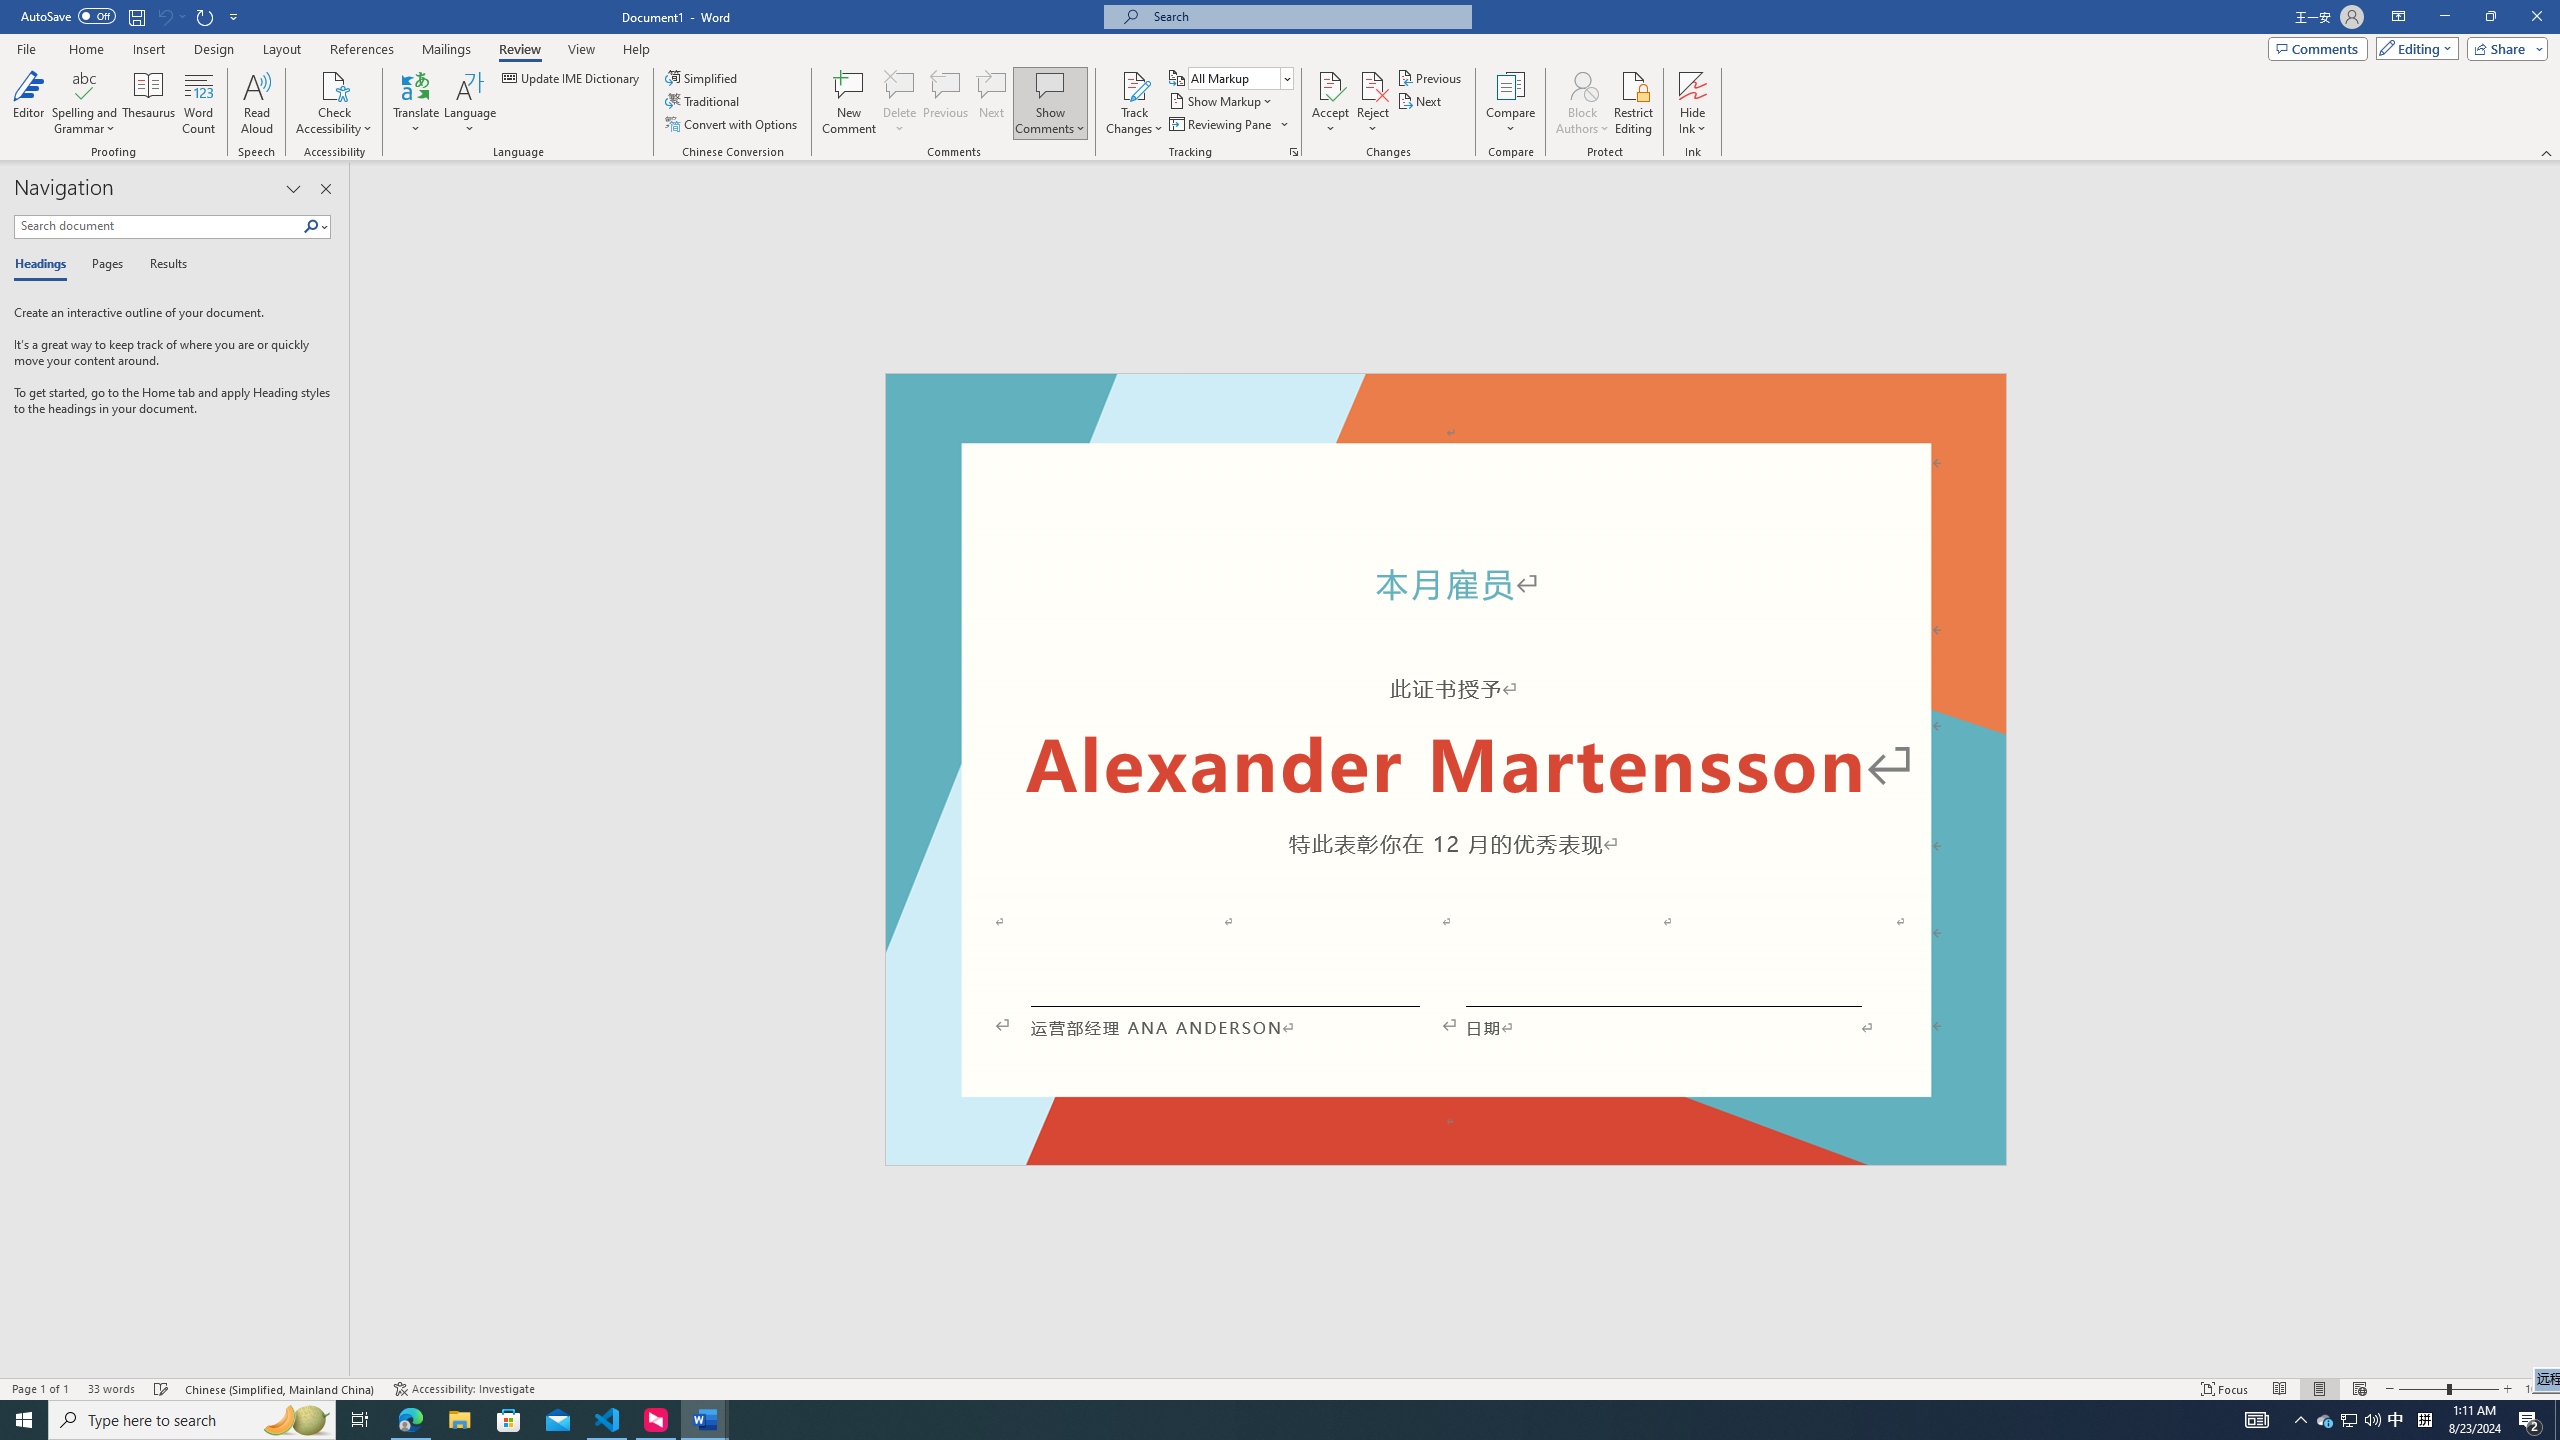 This screenshot has width=2560, height=1440. What do you see at coordinates (1330, 103) in the screenshot?
I see `'Accept'` at bounding box center [1330, 103].